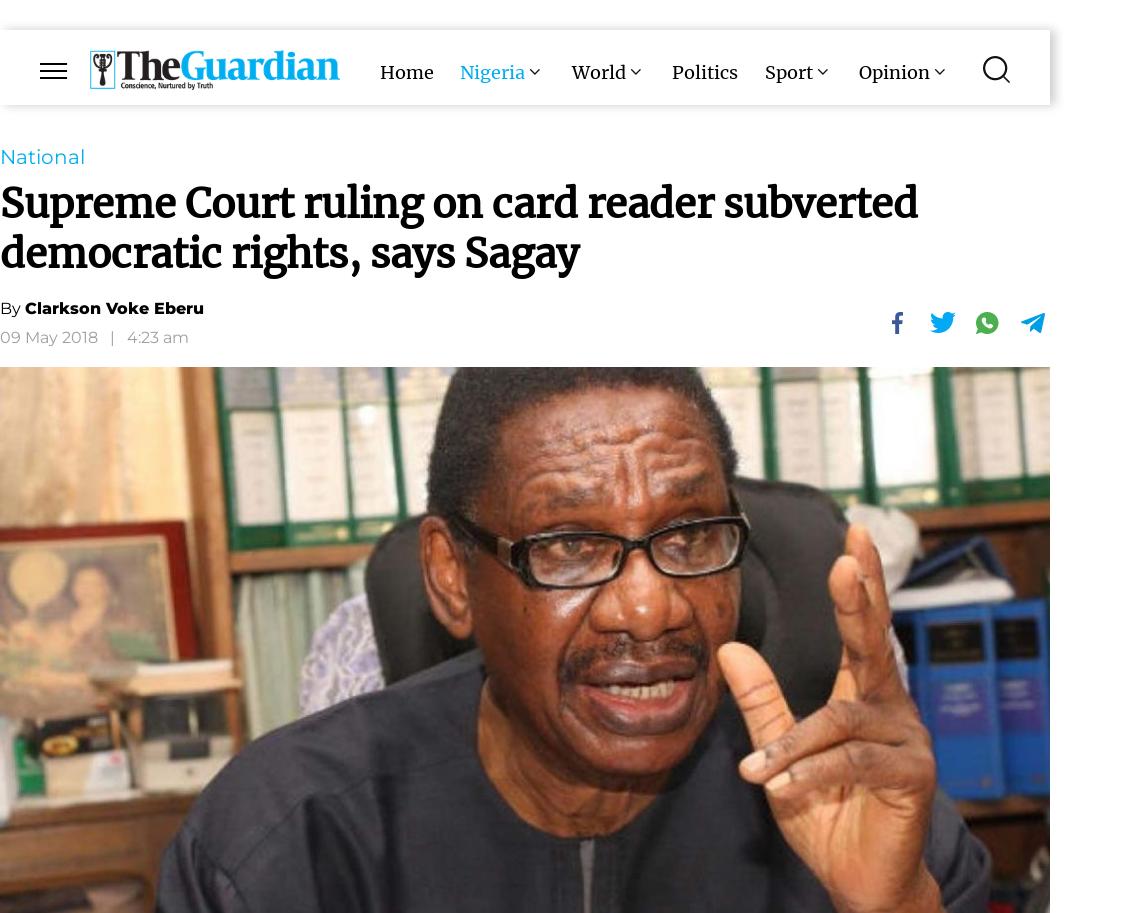  Describe the element at coordinates (581, 152) in the screenshot. I see `'Metro'` at that location.